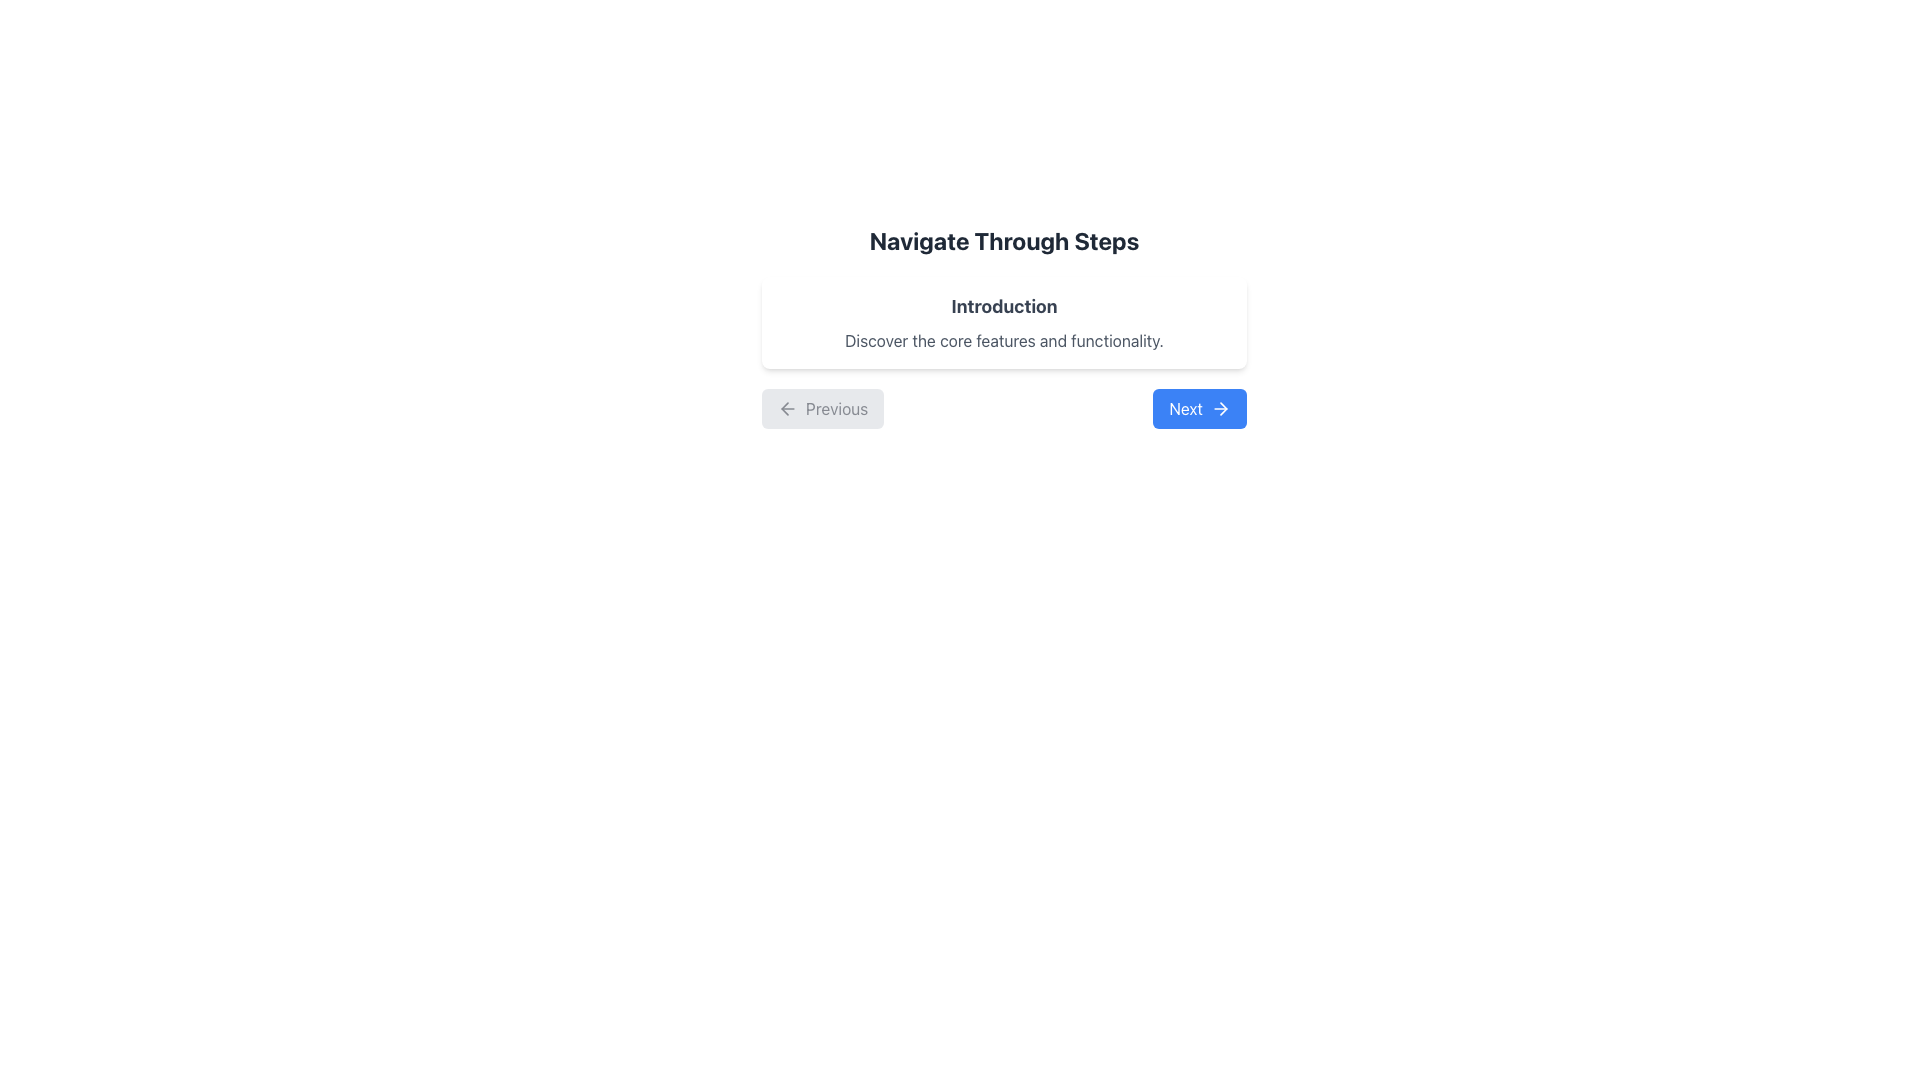  Describe the element at coordinates (1004, 339) in the screenshot. I see `the text label that reads 'Discover the core features and functionality.' which is styled in gray and located below the 'Introduction' heading` at that location.